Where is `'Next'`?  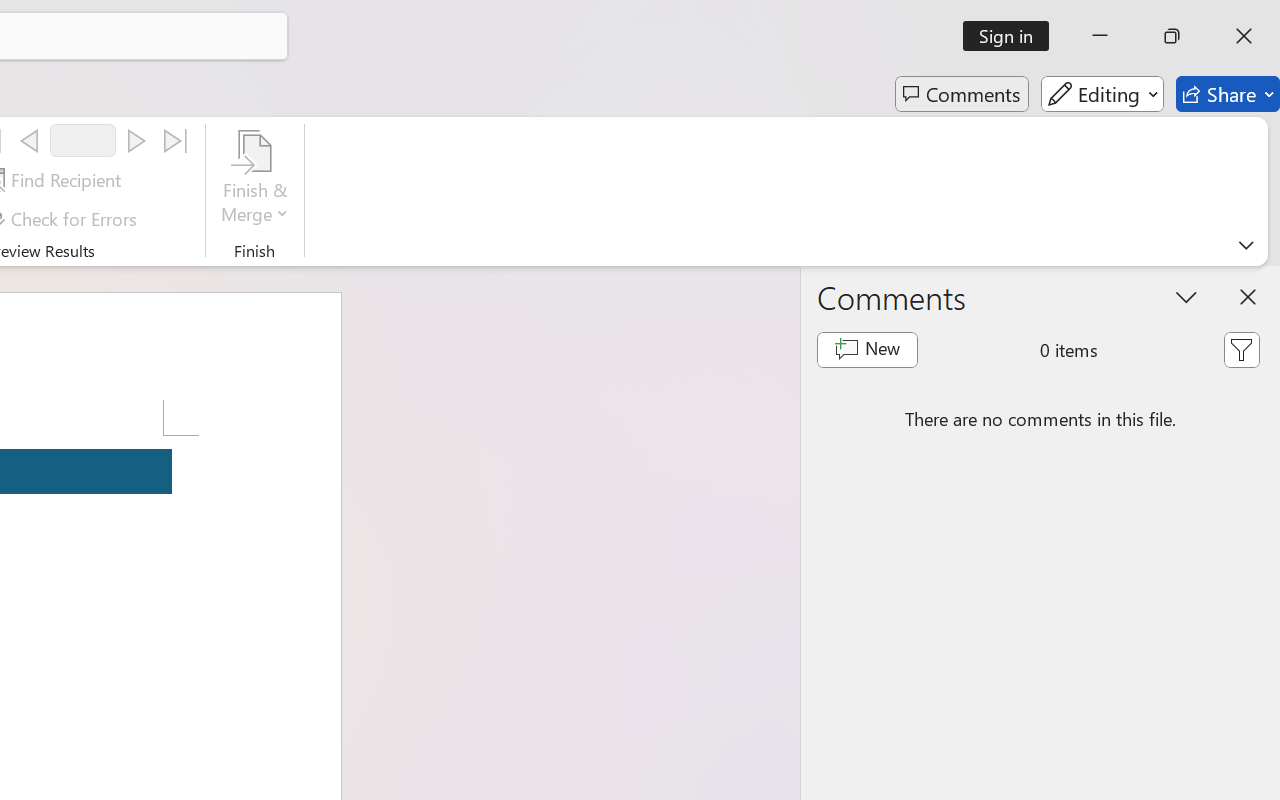 'Next' is located at coordinates (135, 141).